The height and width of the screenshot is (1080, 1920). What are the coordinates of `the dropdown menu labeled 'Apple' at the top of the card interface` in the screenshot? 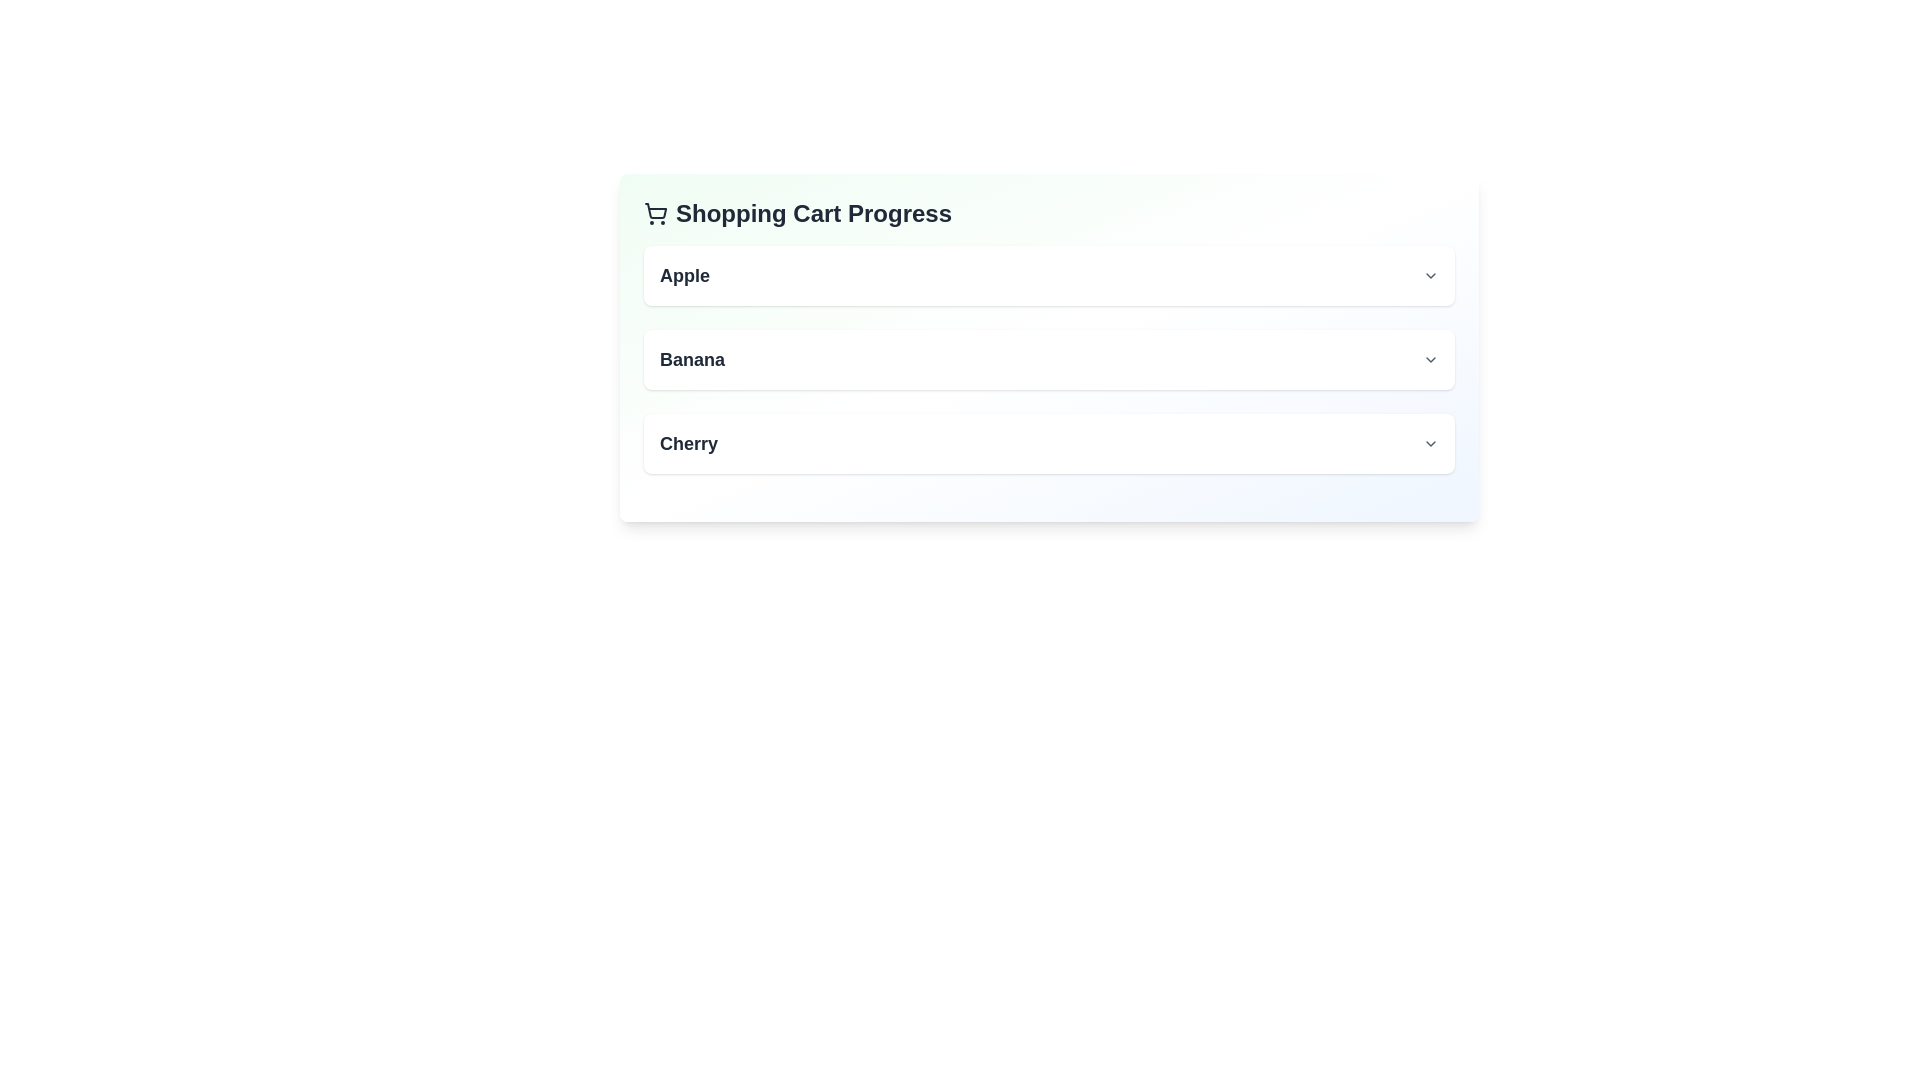 It's located at (1048, 276).